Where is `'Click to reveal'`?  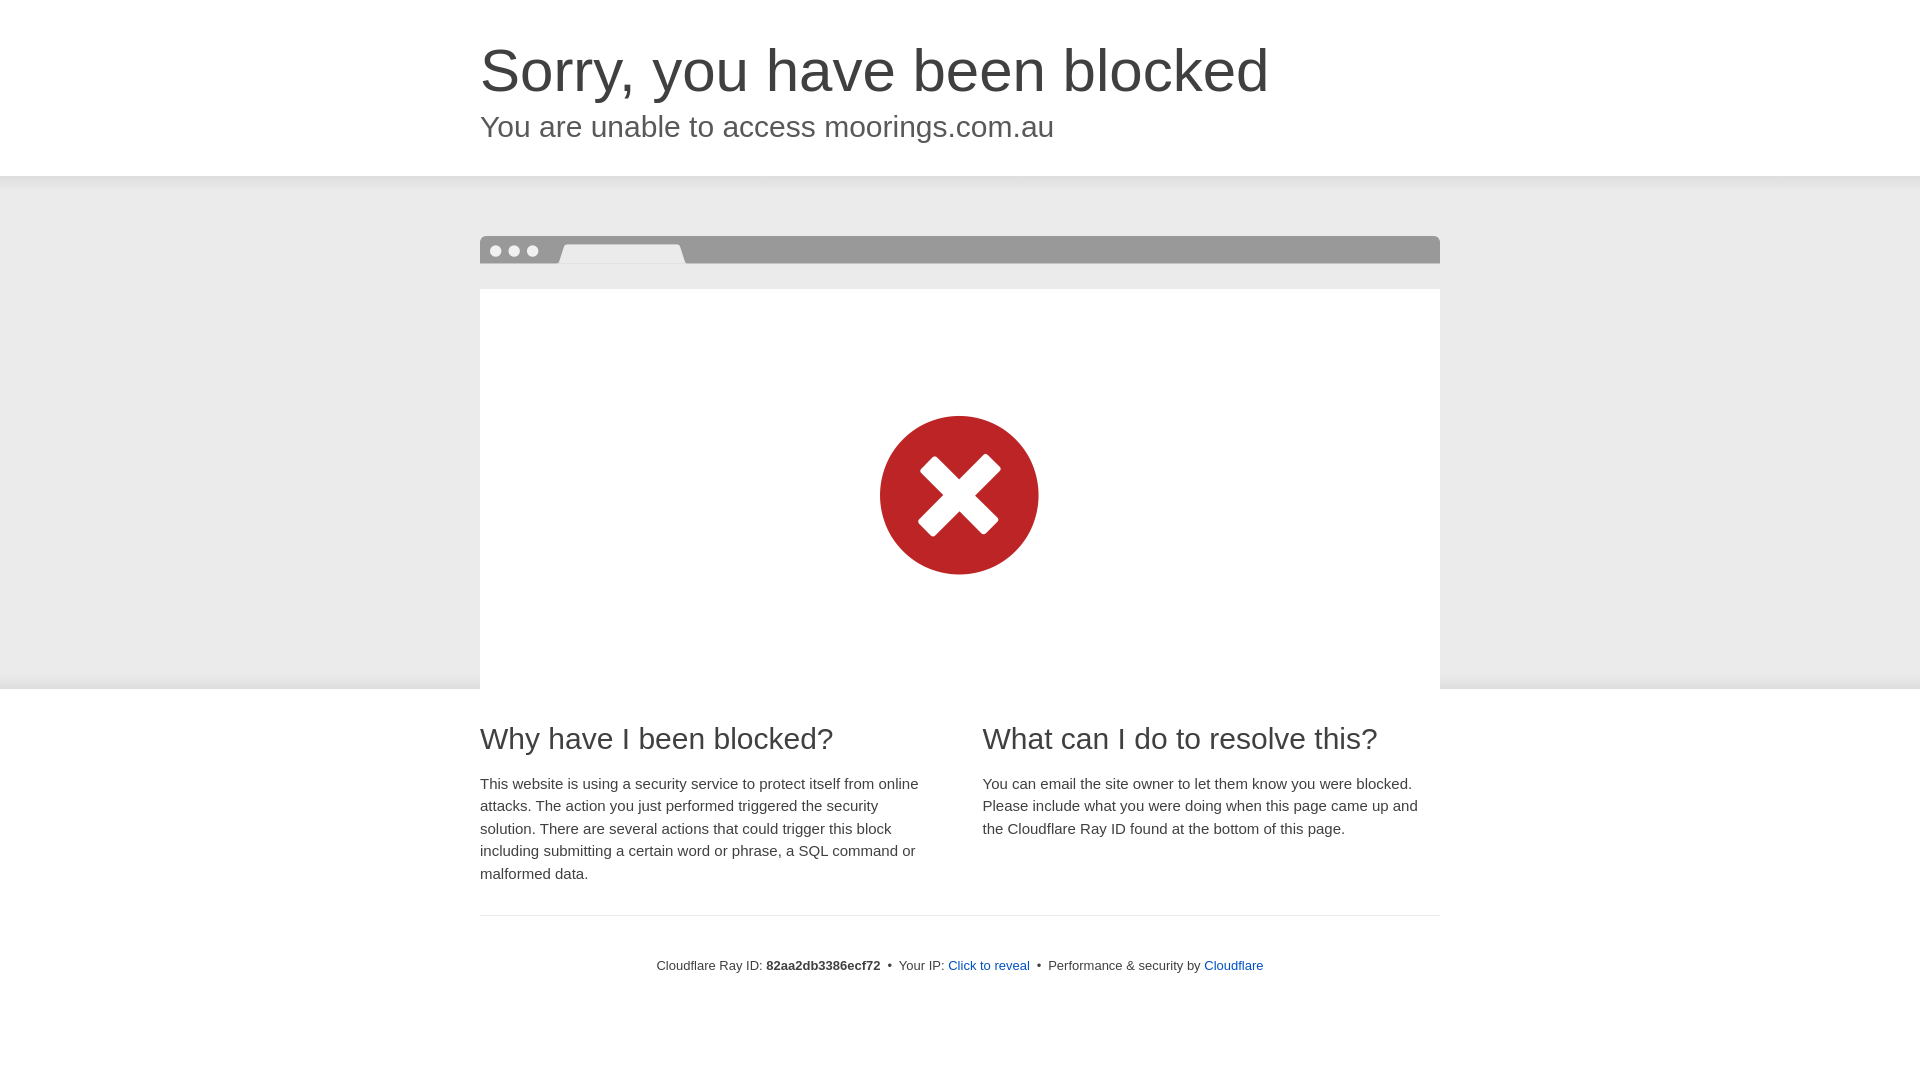
'Click to reveal' is located at coordinates (988, 964).